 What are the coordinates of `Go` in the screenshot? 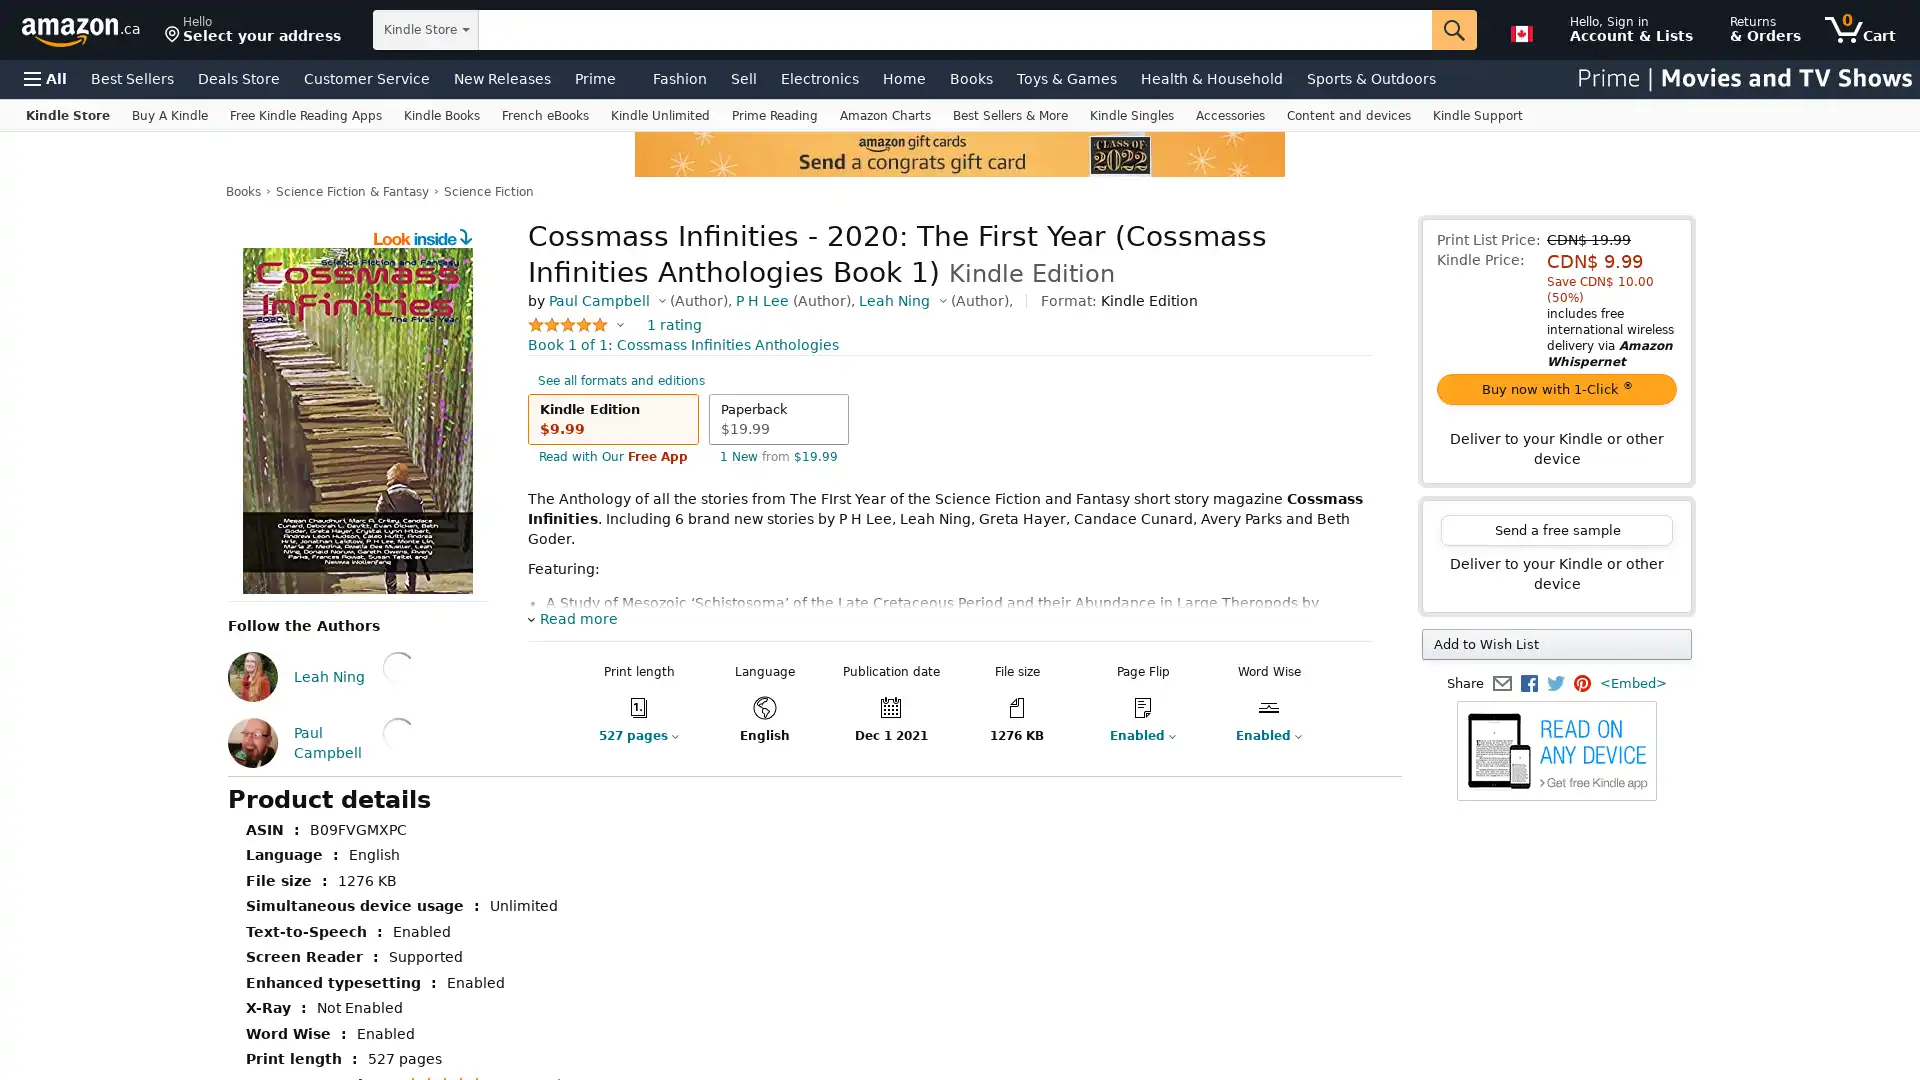 It's located at (1454, 30).